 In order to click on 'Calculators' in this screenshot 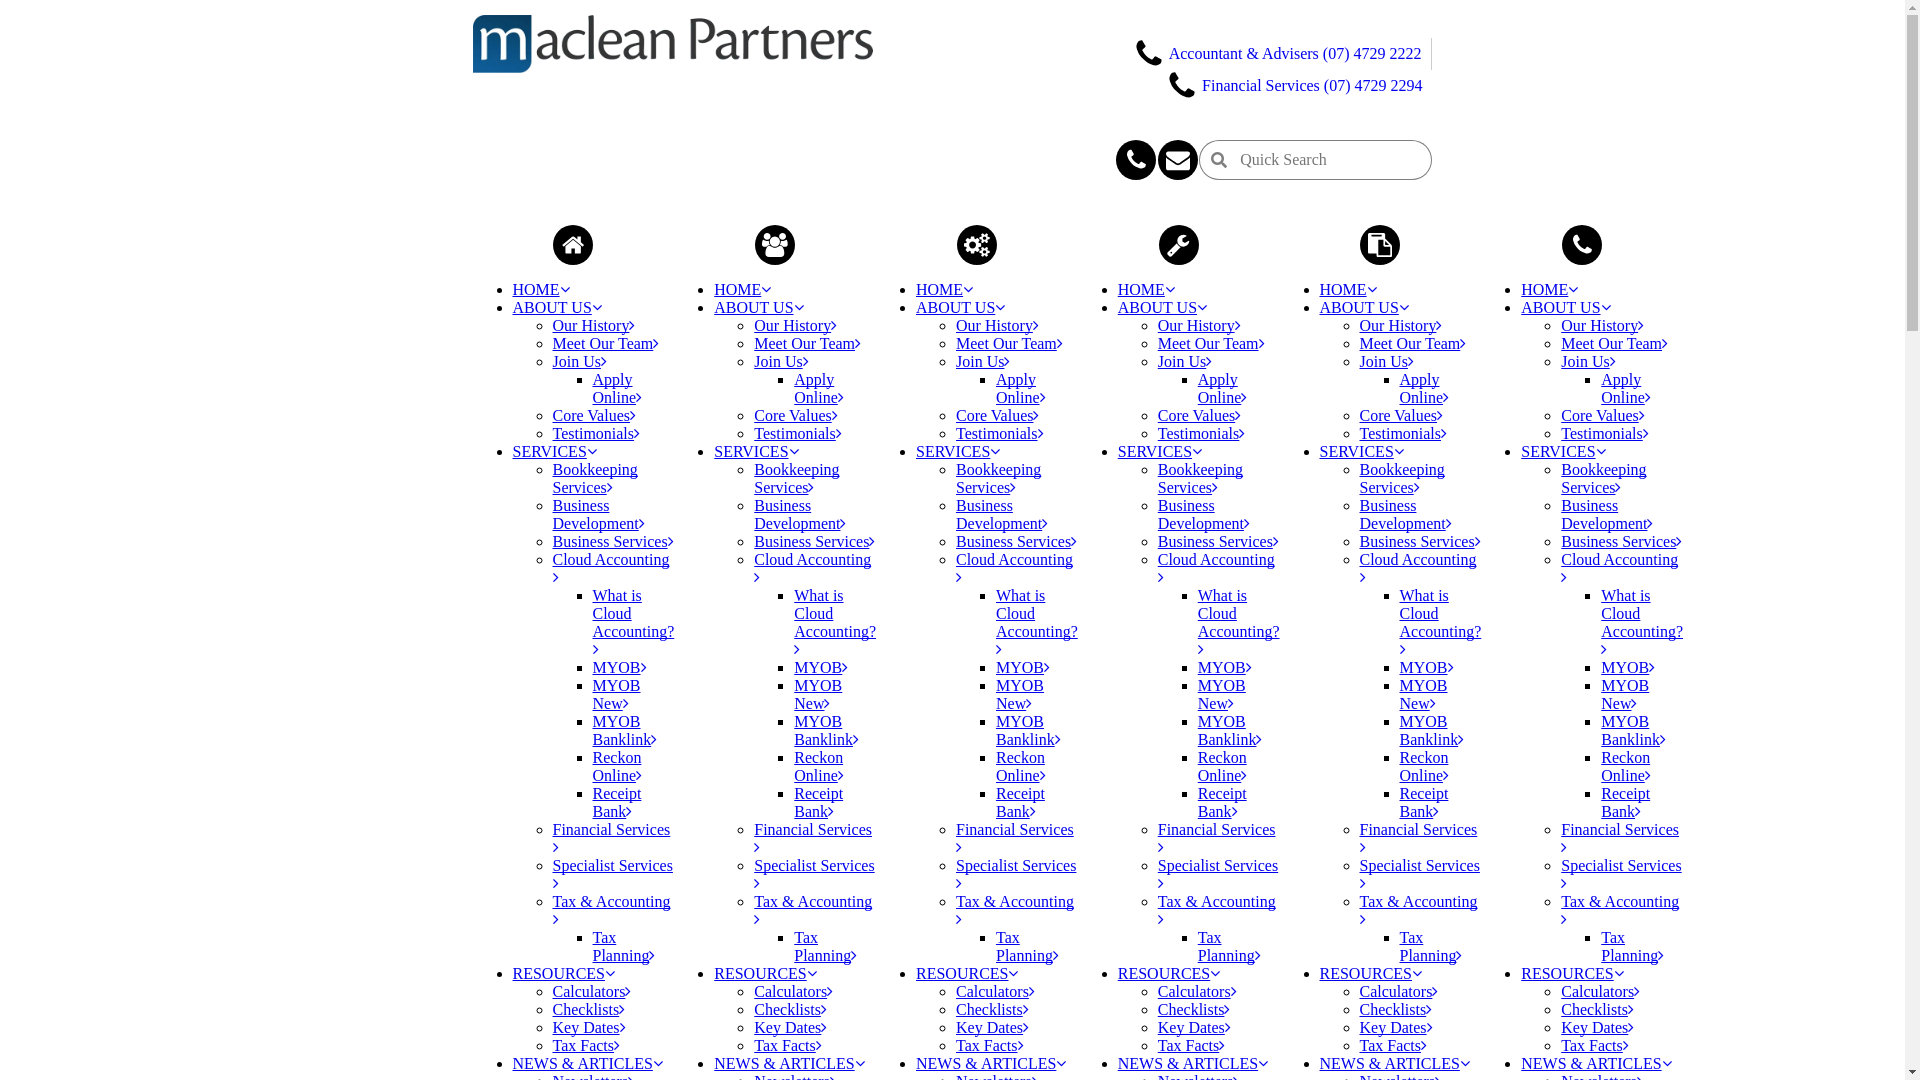, I will do `click(590, 991)`.